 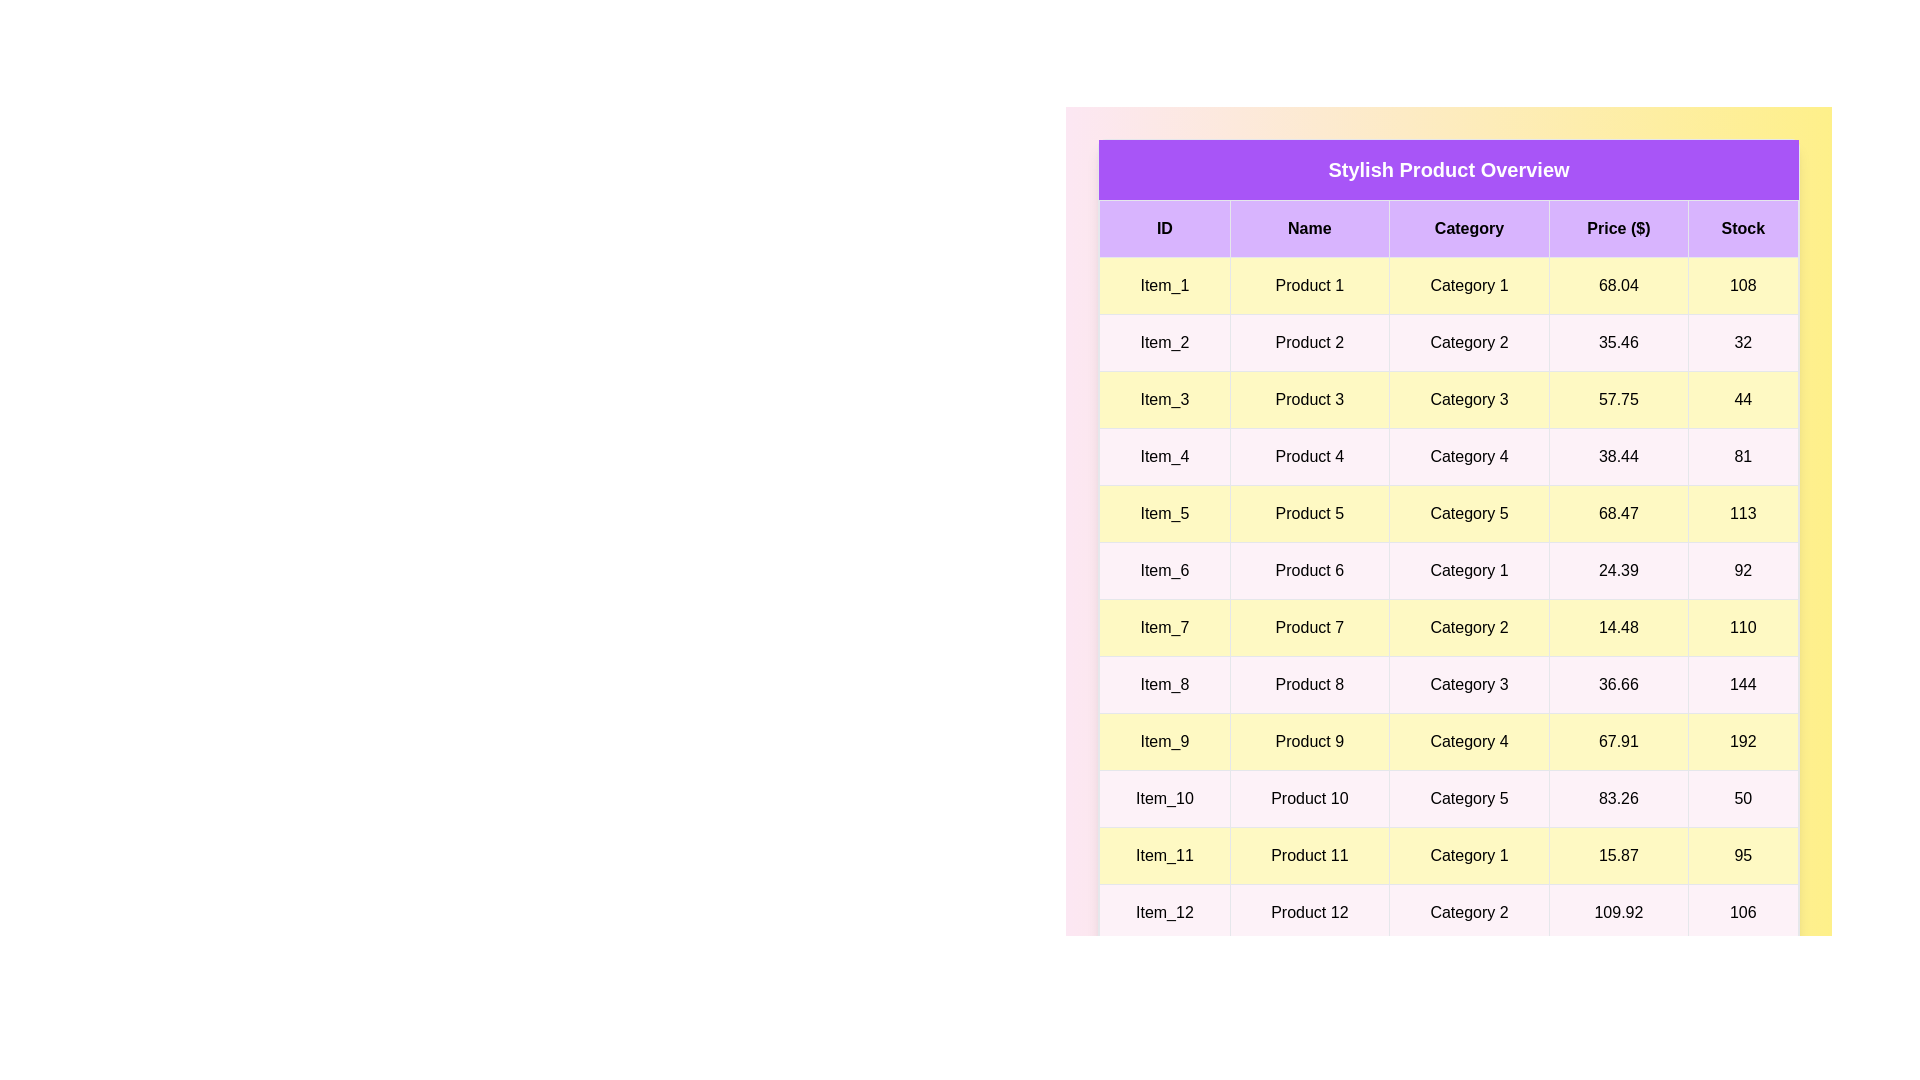 What do you see at coordinates (1469, 227) in the screenshot?
I see `the column header Category to sort the table by that column` at bounding box center [1469, 227].